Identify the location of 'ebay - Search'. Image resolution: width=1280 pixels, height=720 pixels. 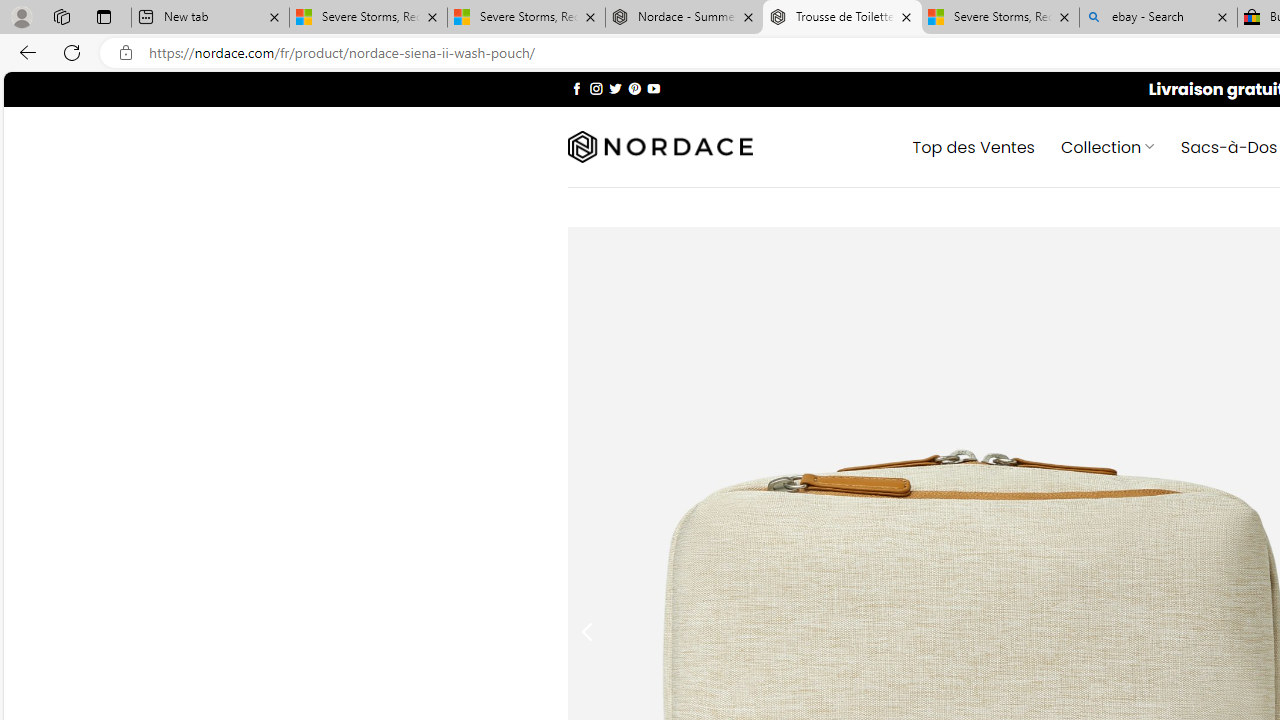
(1158, 17).